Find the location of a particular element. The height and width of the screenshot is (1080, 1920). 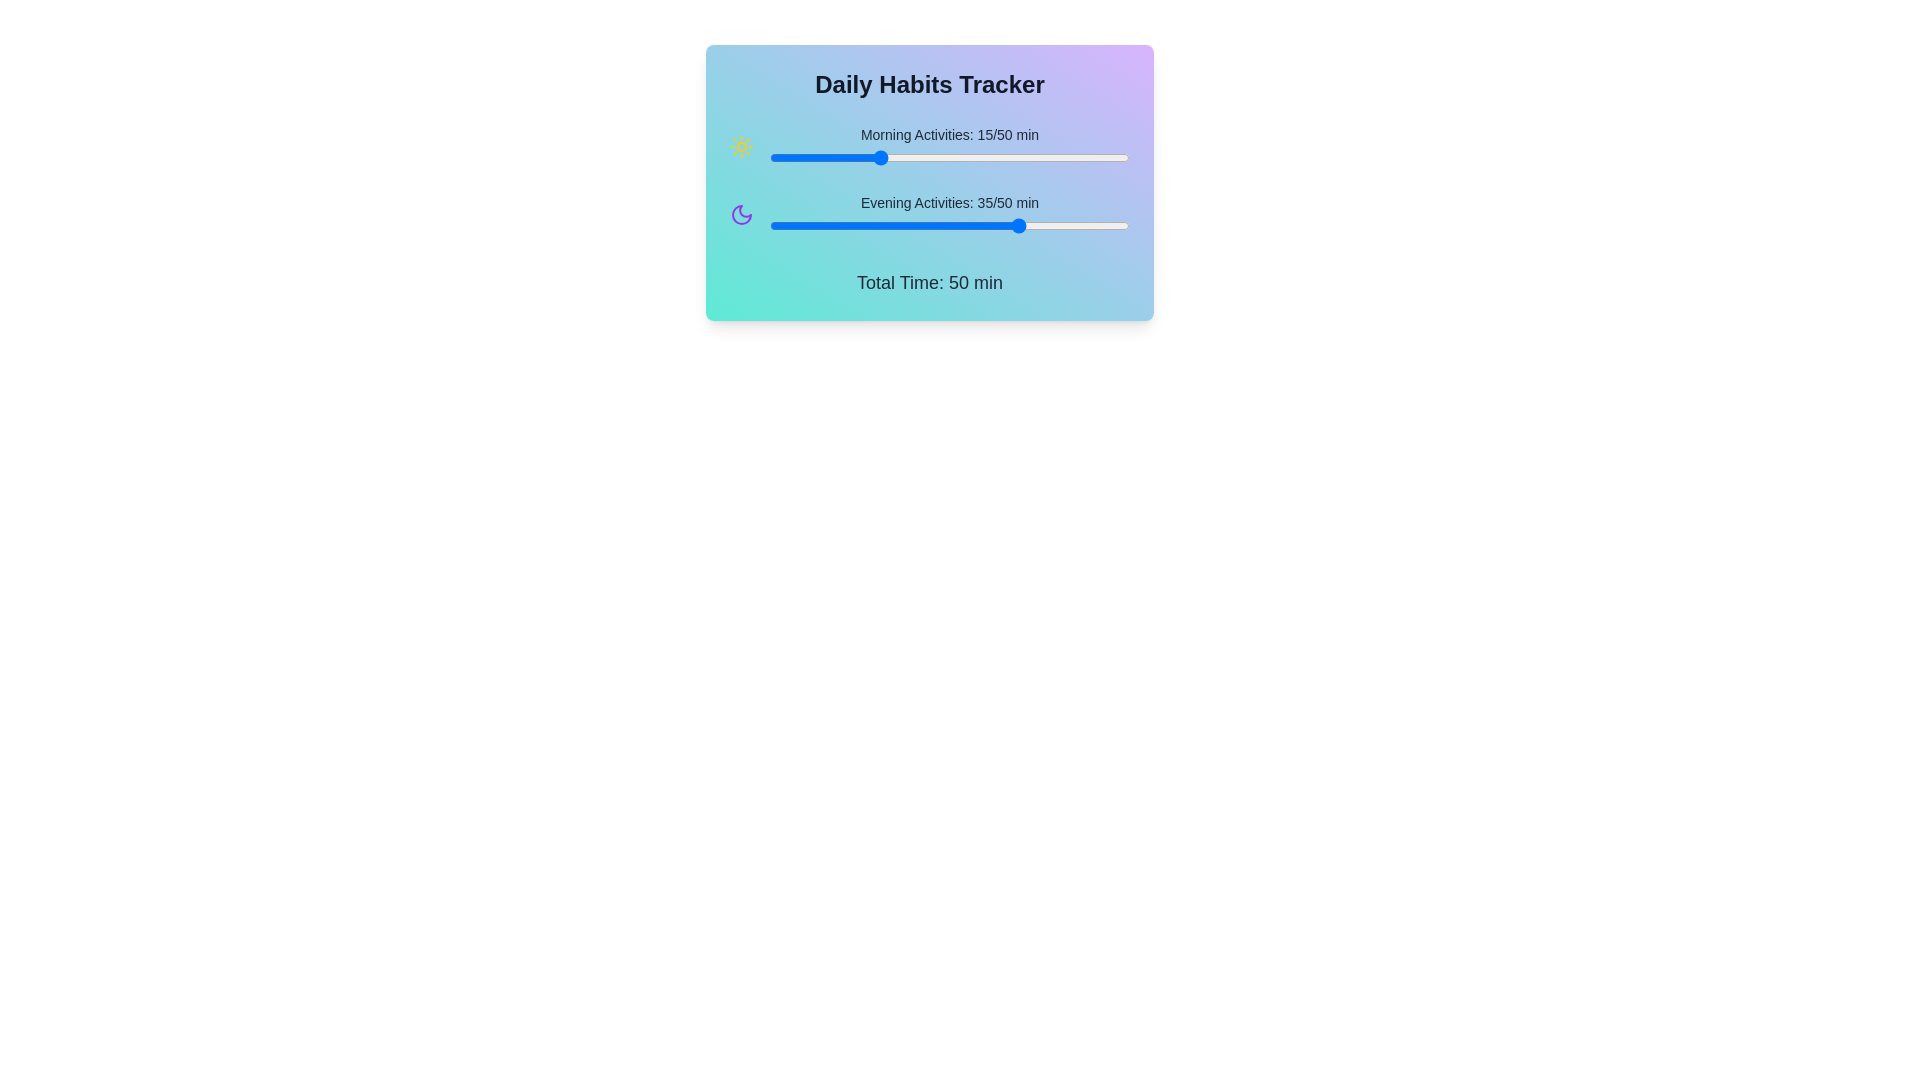

the 'Morning Activities' slider is located at coordinates (971, 157).